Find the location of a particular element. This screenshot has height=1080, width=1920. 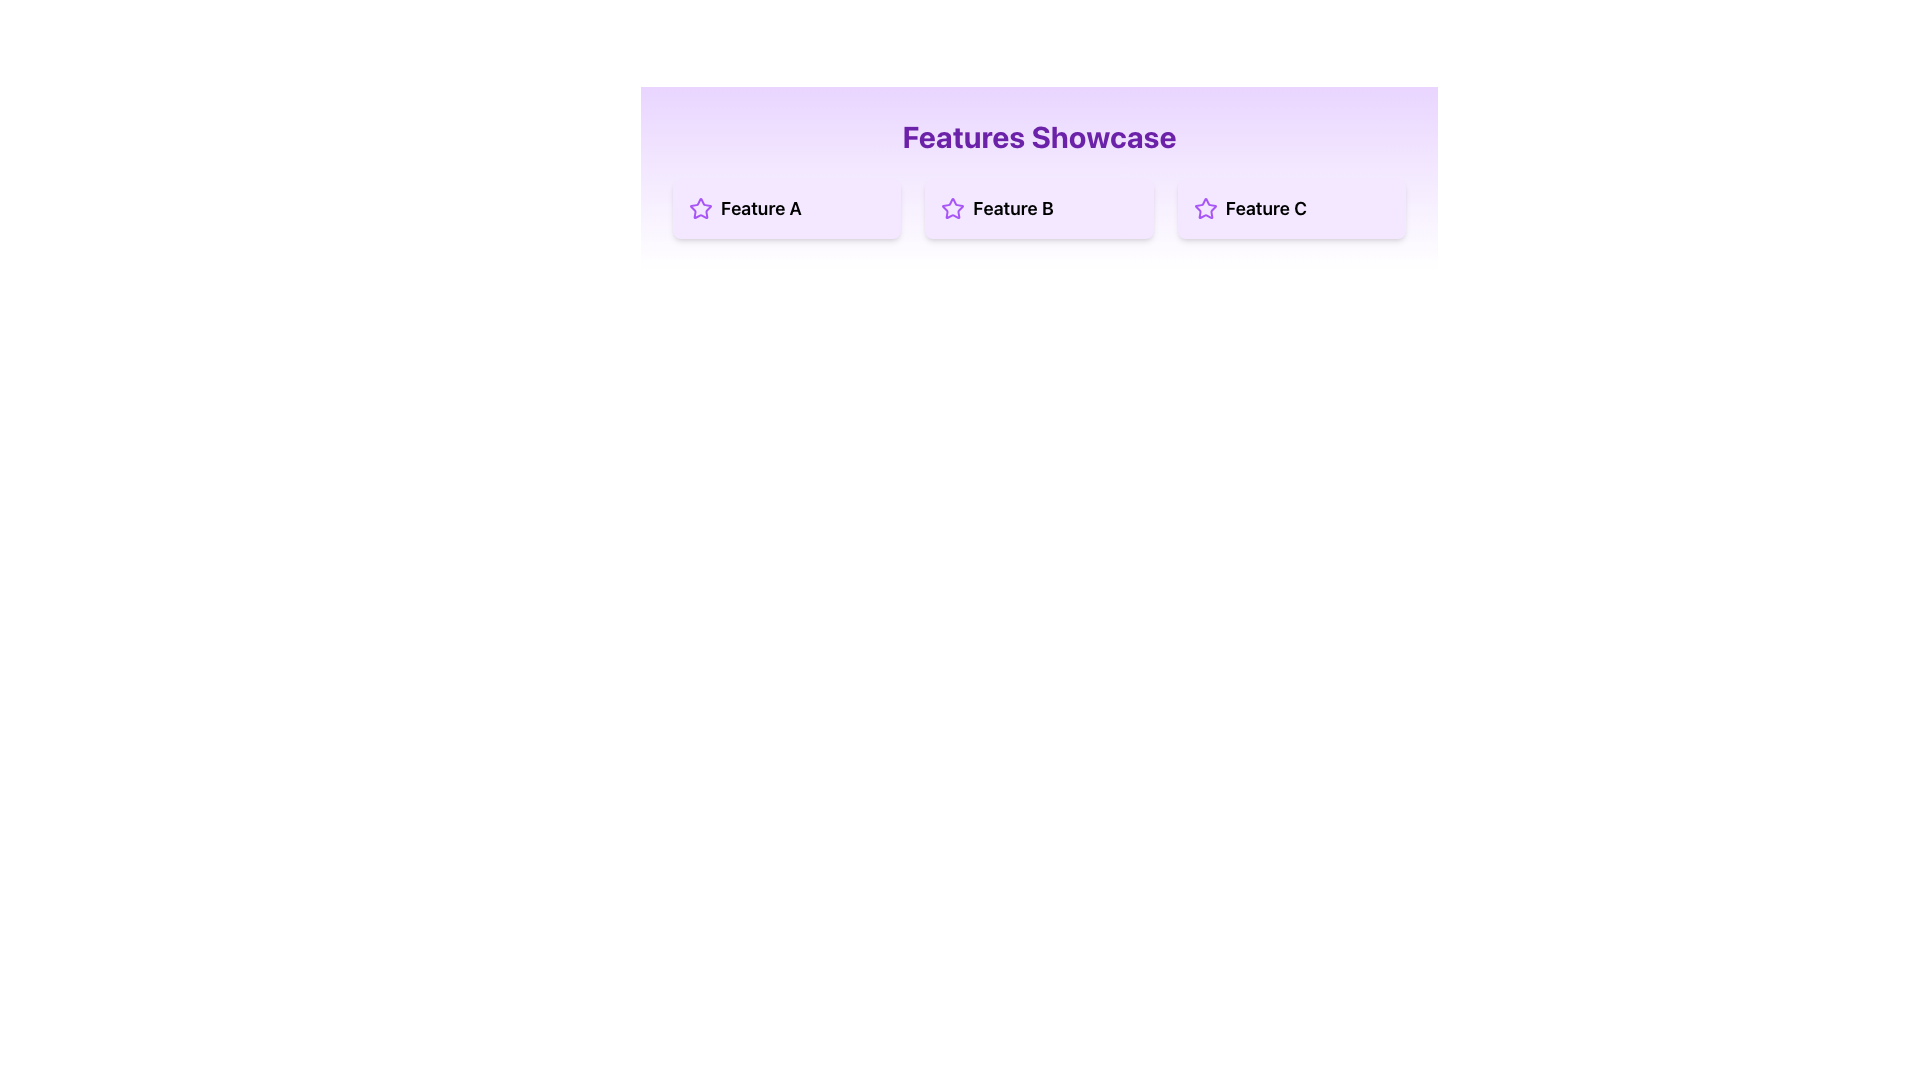

the text or icon on the third card representing 'Feature C' in the Features Showcase section is located at coordinates (1291, 208).